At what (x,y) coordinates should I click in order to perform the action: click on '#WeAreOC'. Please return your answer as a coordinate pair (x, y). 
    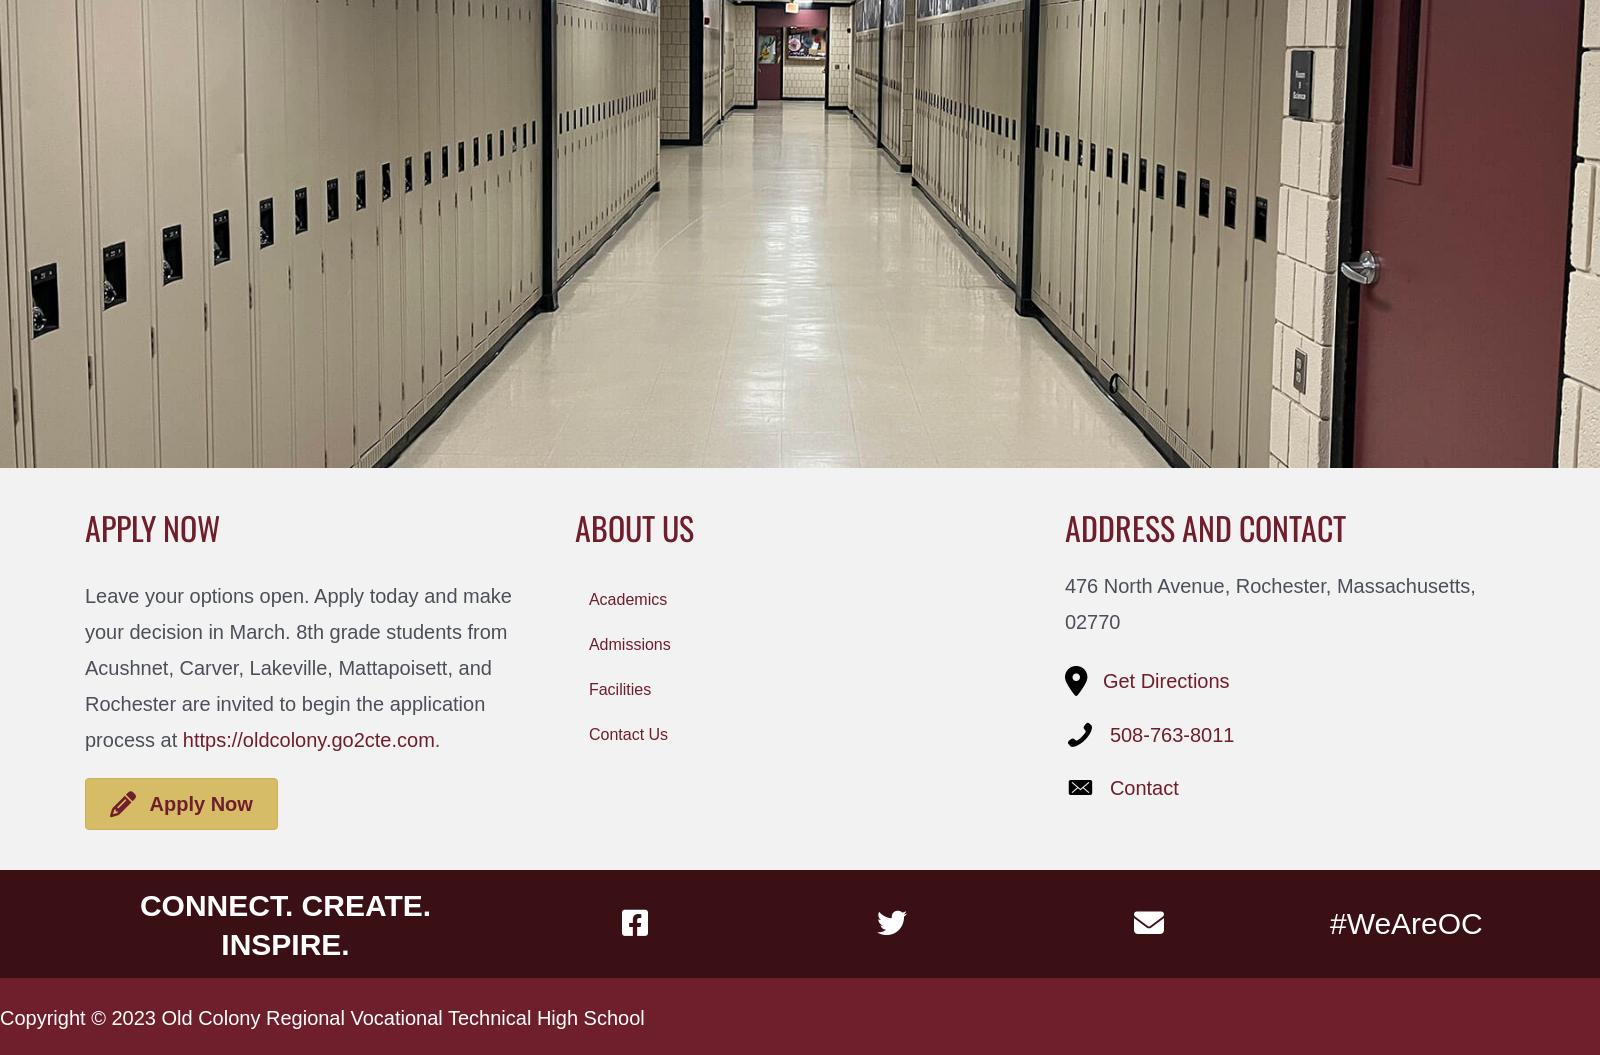
    Looking at the image, I should click on (1405, 921).